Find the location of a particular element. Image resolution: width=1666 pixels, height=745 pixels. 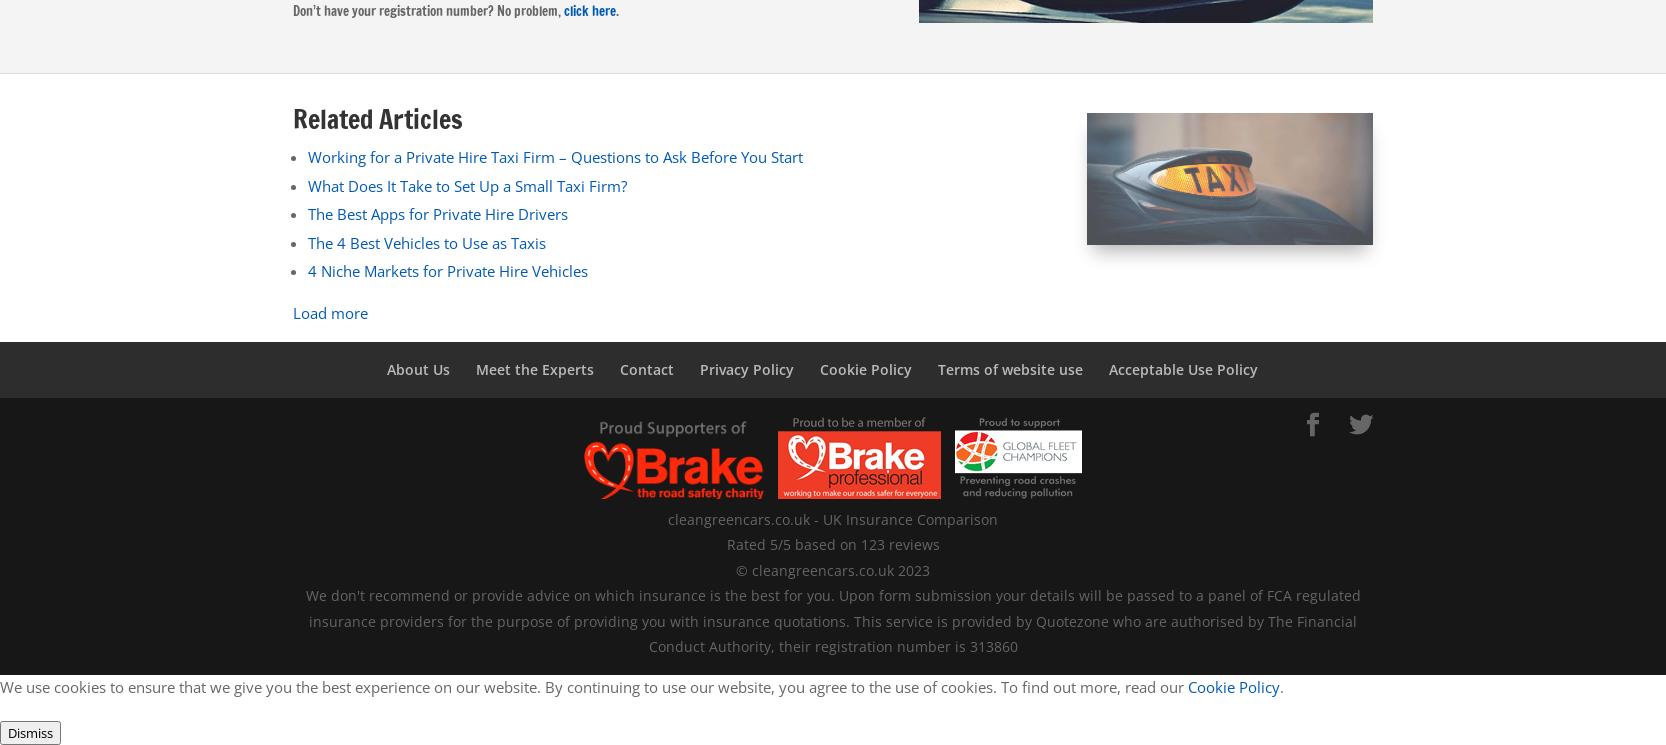

'Working for a Private Hire Taxi Firm – Questions to Ask Before You Start' is located at coordinates (554, 156).